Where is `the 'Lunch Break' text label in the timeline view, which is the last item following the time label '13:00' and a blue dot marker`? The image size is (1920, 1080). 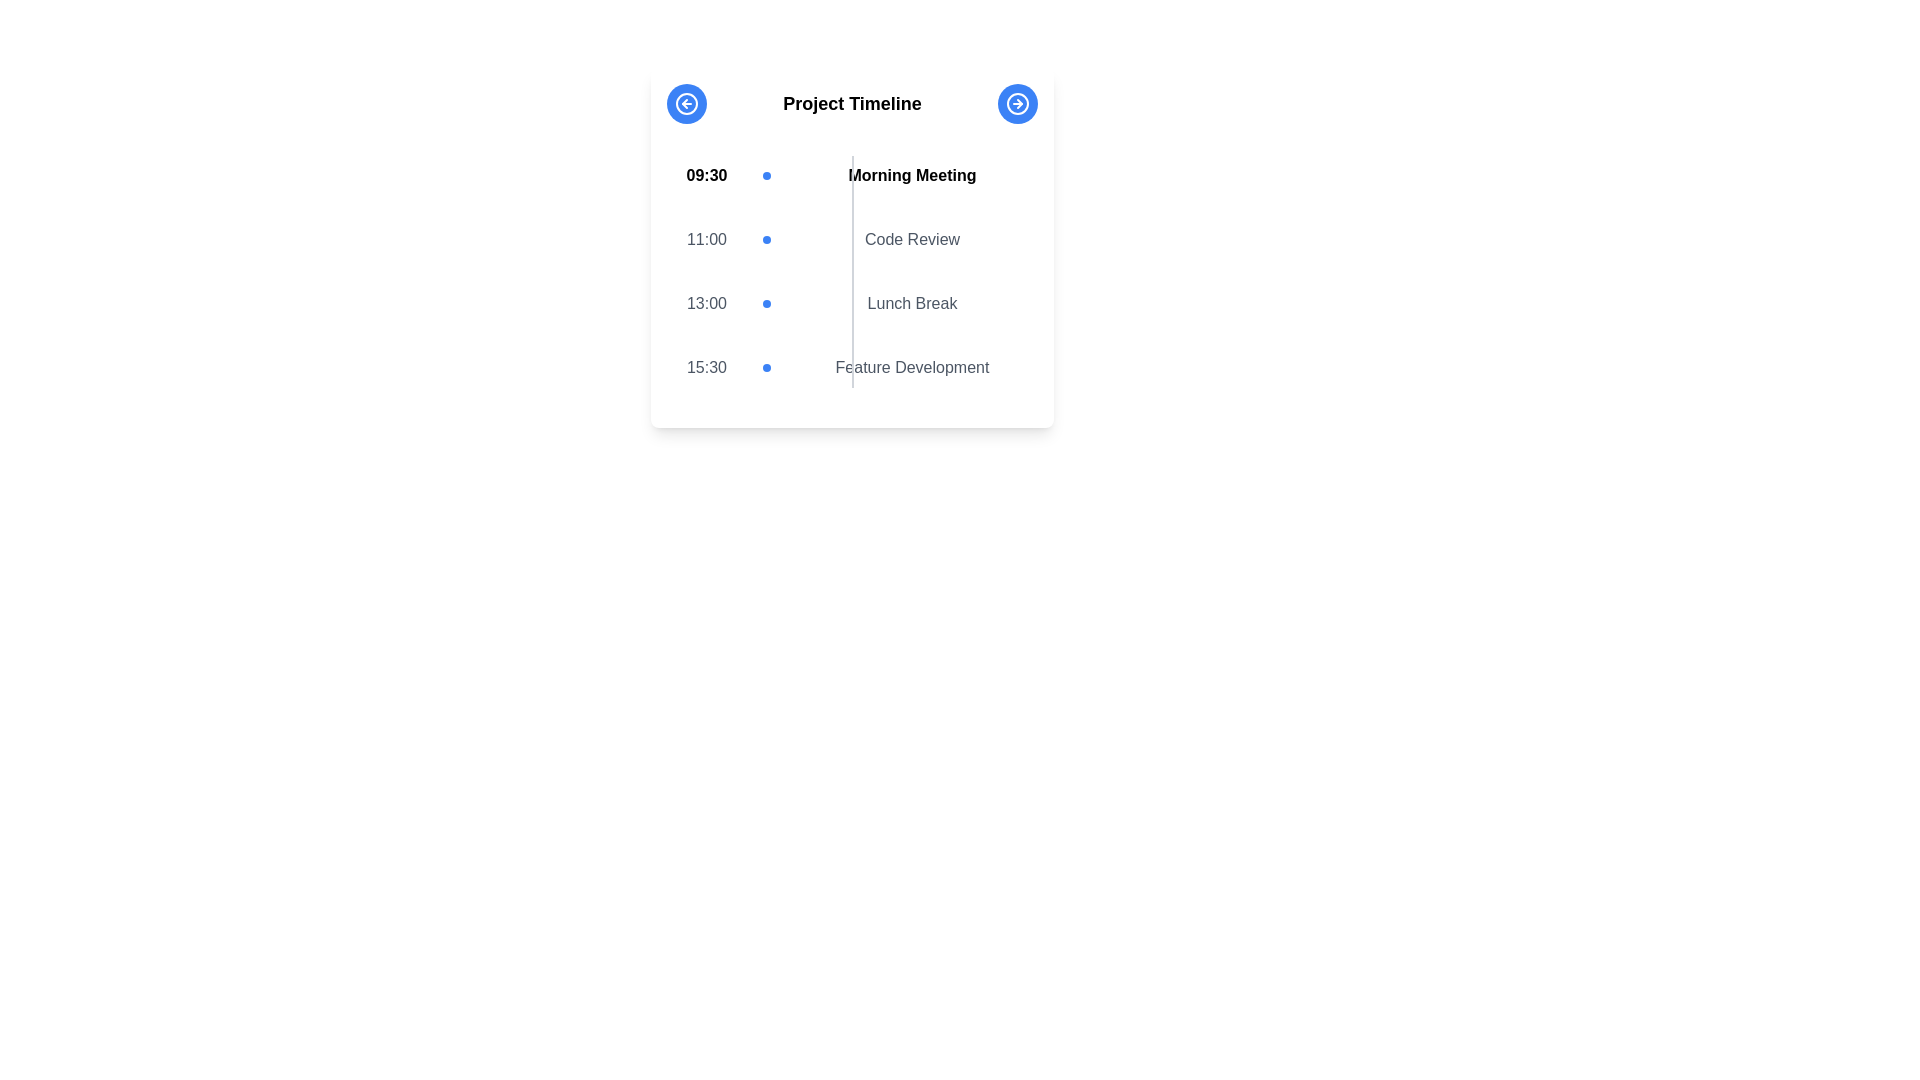 the 'Lunch Break' text label in the timeline view, which is the last item following the time label '13:00' and a blue dot marker is located at coordinates (911, 304).